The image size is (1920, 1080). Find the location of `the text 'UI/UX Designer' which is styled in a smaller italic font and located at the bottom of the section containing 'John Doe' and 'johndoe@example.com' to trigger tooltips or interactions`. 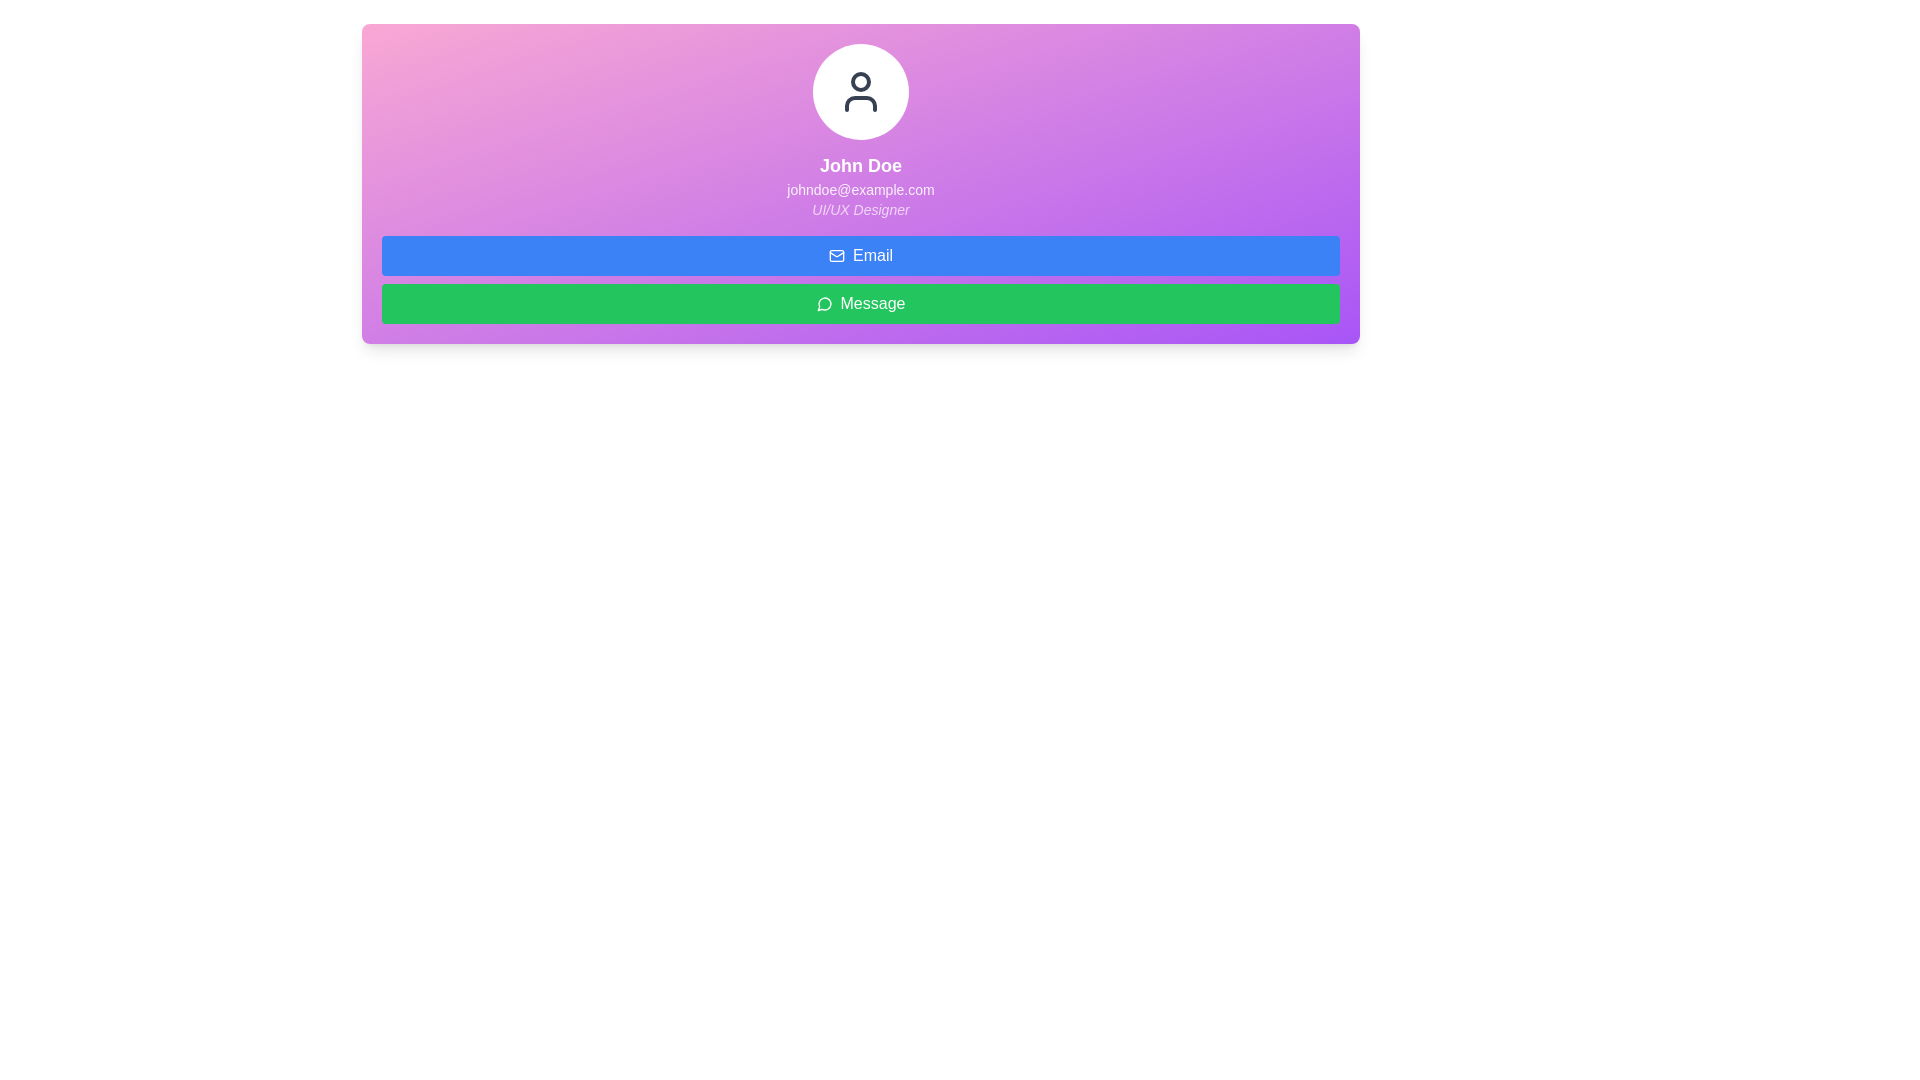

the text 'UI/UX Designer' which is styled in a smaller italic font and located at the bottom of the section containing 'John Doe' and 'johndoe@example.com' to trigger tooltips or interactions is located at coordinates (860, 209).